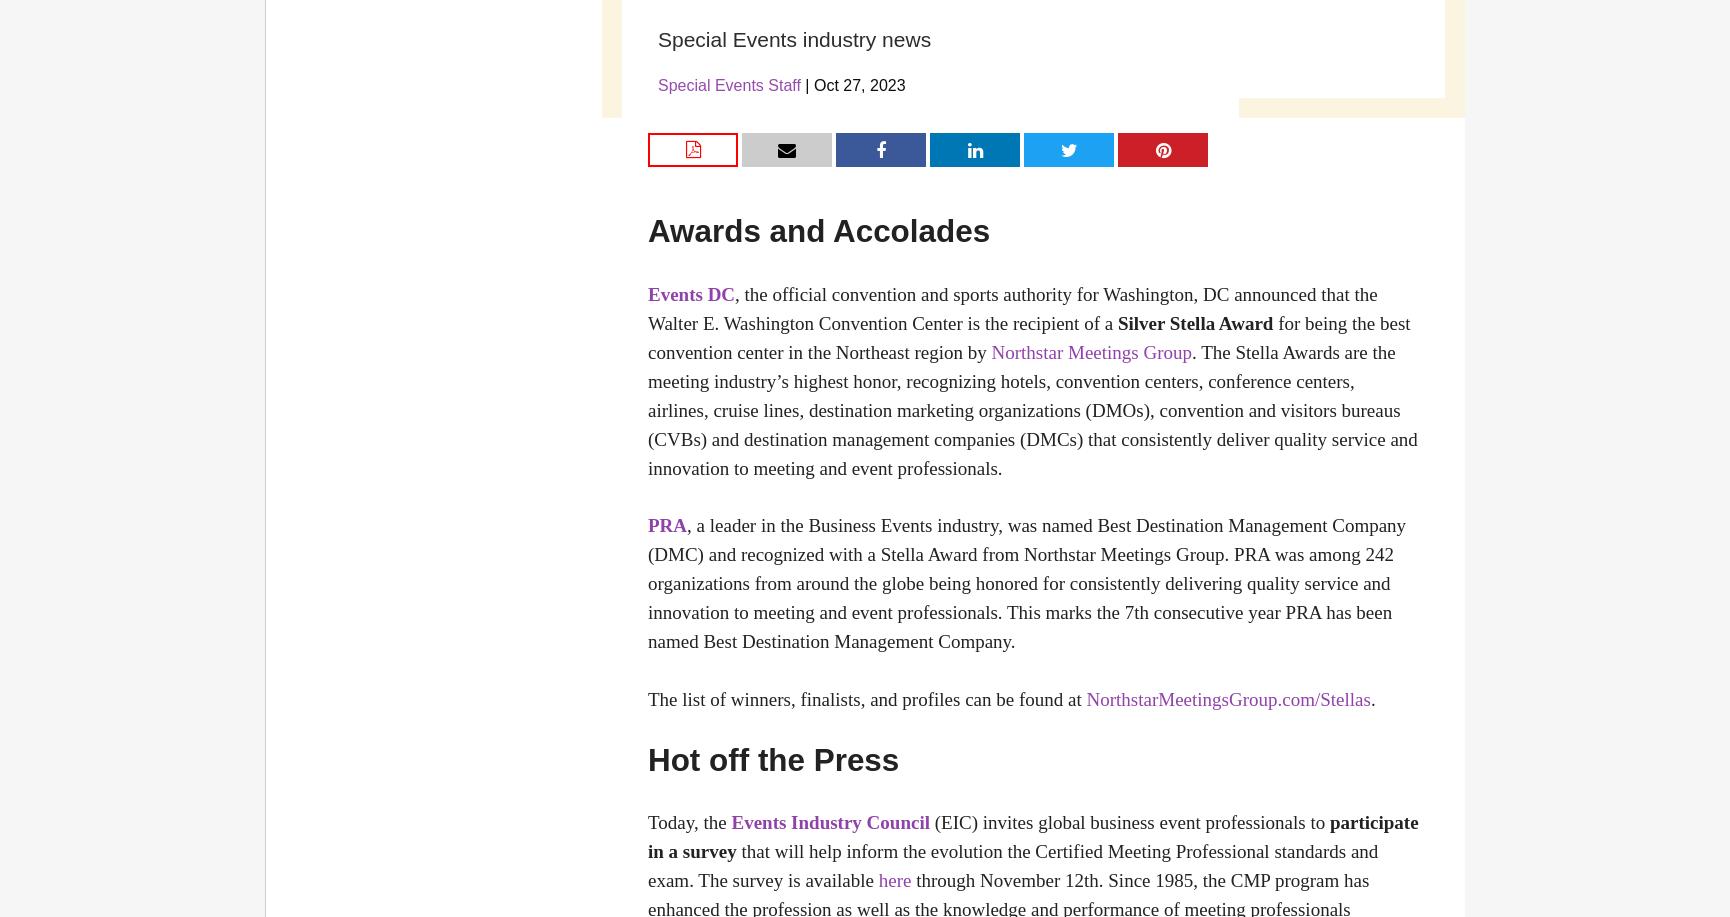 The height and width of the screenshot is (917, 1730). What do you see at coordinates (648, 525) in the screenshot?
I see `'PRA'` at bounding box center [648, 525].